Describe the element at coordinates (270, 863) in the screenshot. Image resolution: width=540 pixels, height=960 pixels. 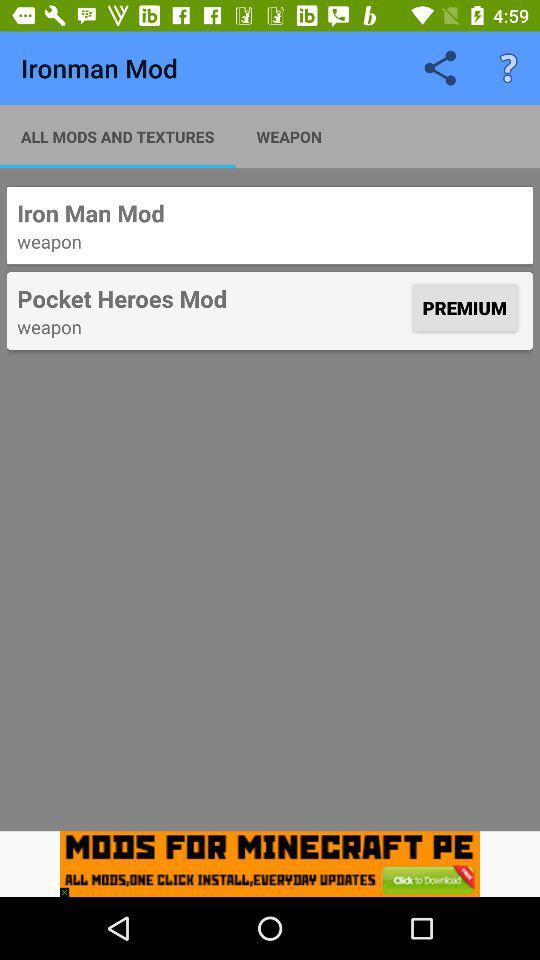
I see `icon below the weapon icon` at that location.